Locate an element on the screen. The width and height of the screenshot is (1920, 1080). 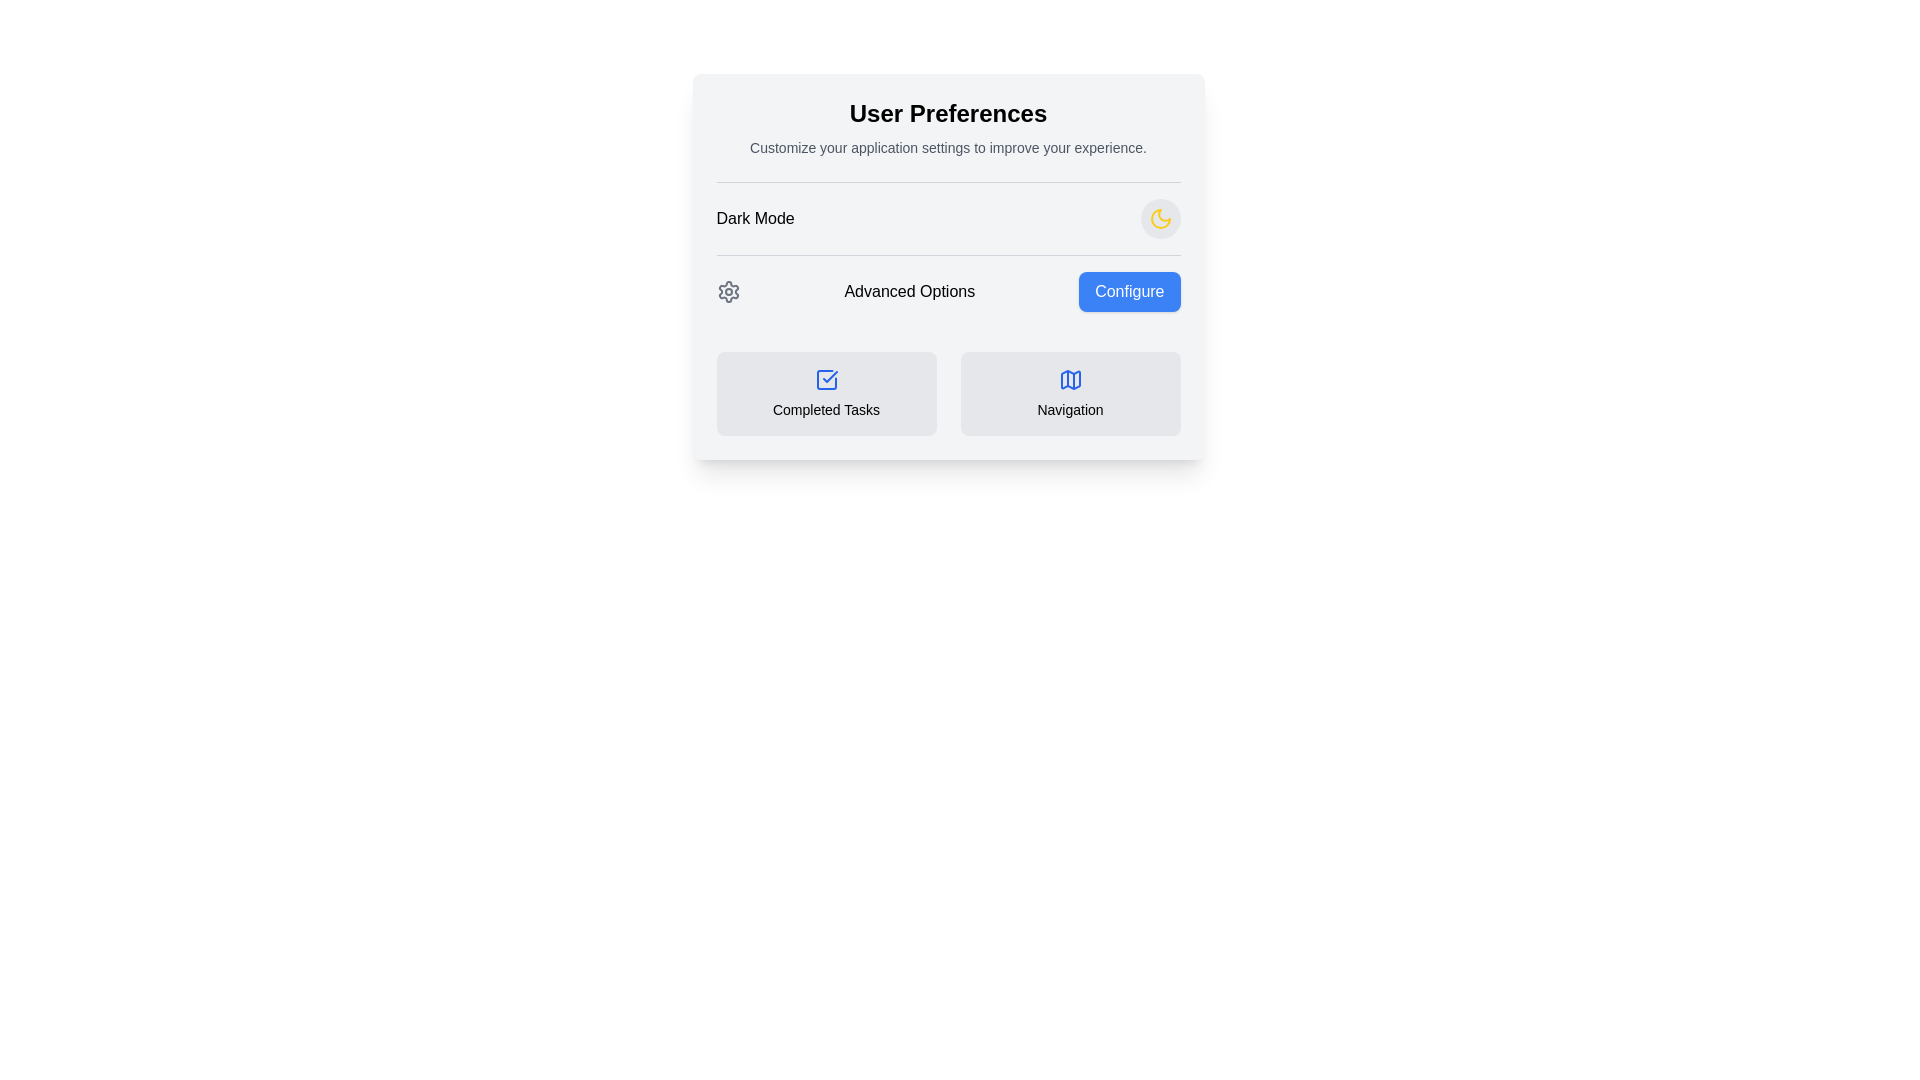
the icon representing completed tasks located centrally within the 'Completed Tasks' card in the 'User Preferences' panel is located at coordinates (826, 380).